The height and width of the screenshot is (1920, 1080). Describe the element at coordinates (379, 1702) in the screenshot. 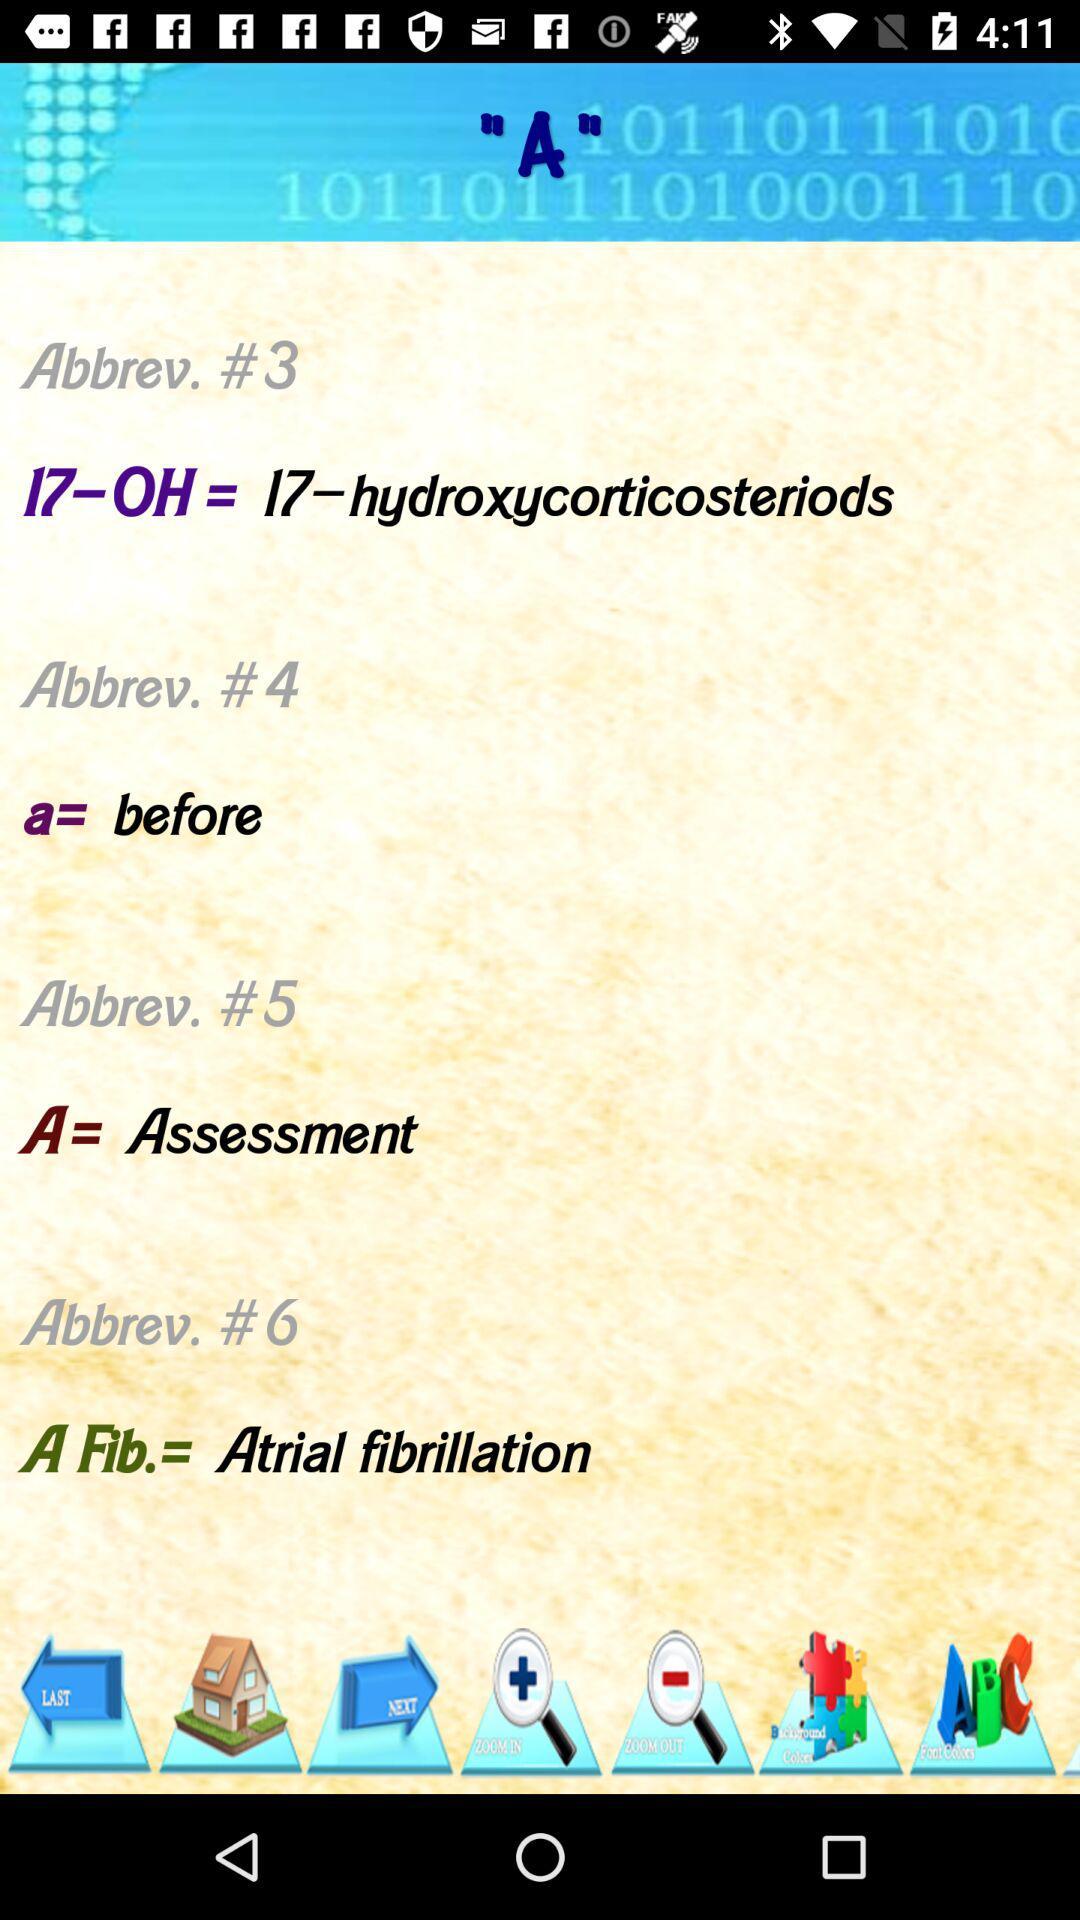

I see `the arrow_forward icon` at that location.